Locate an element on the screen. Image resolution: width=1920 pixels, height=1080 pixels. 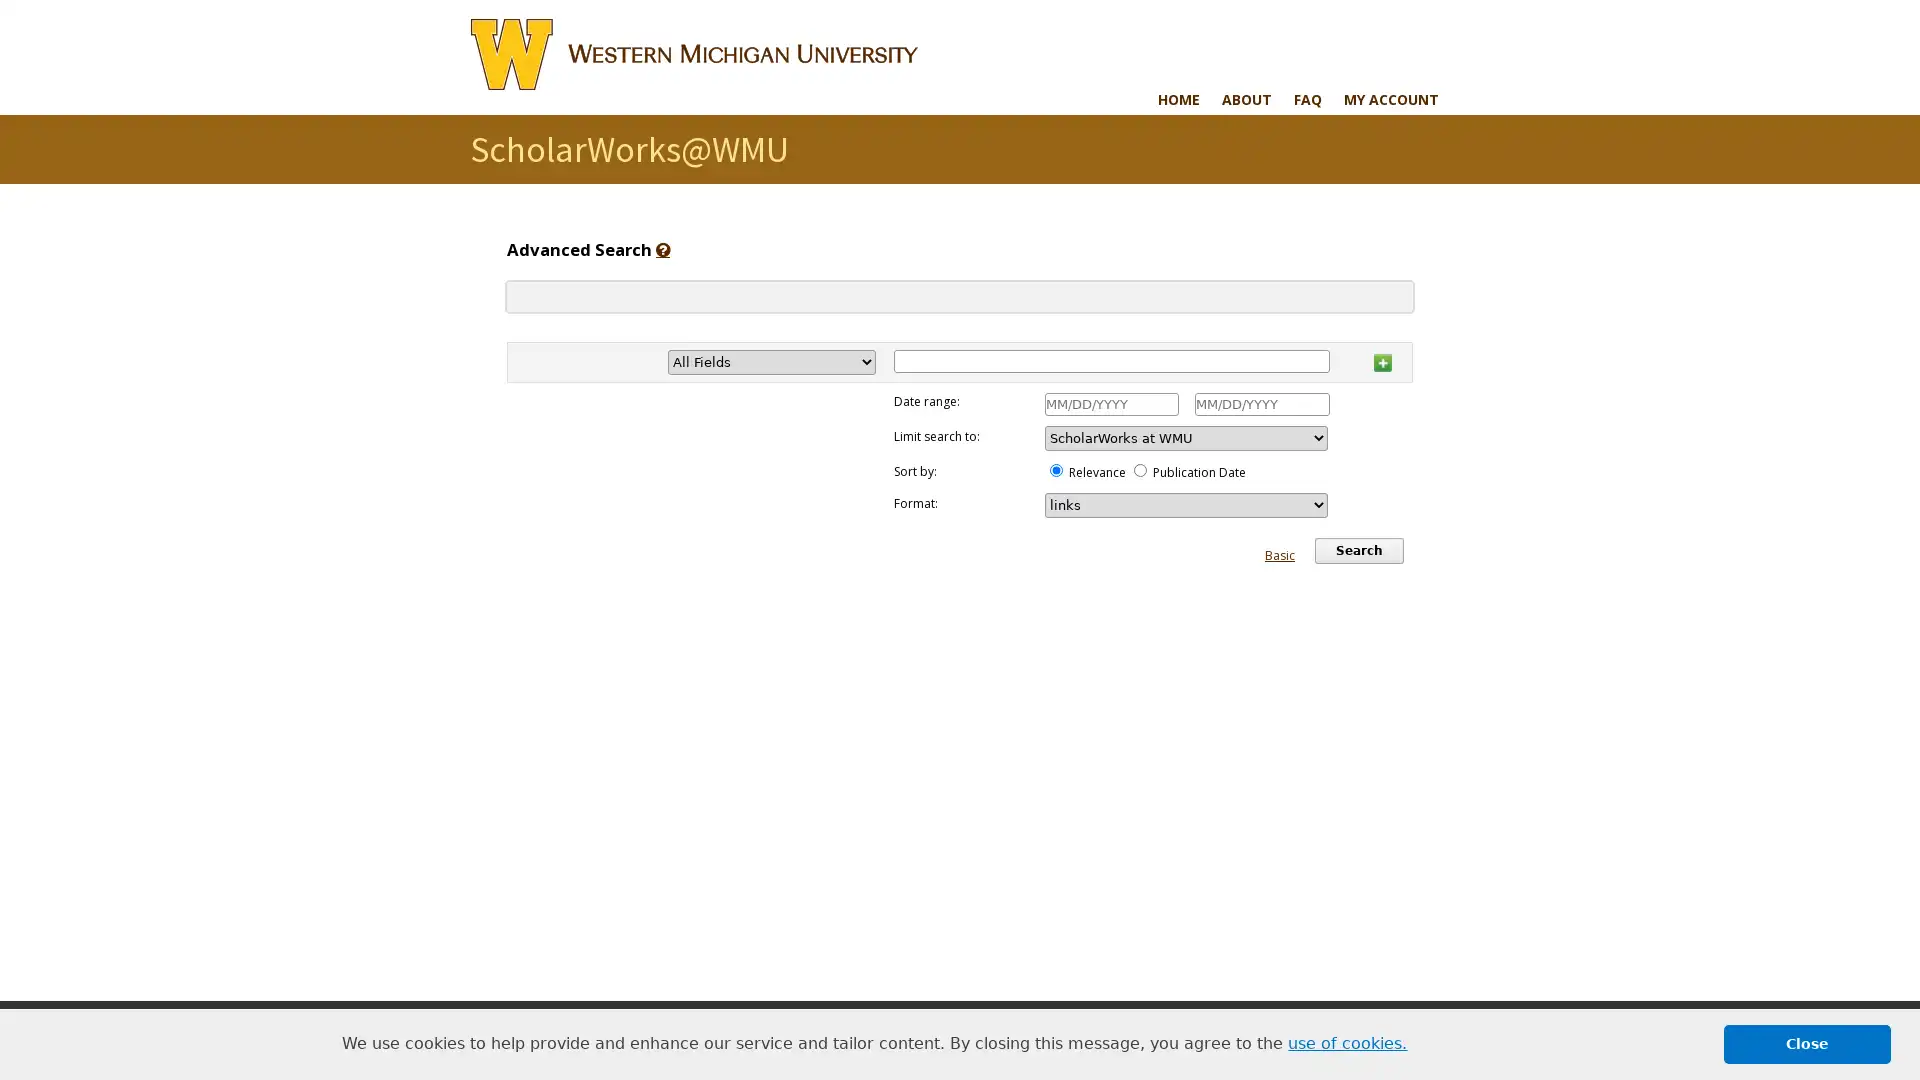
dismiss cookie message is located at coordinates (1807, 1043).